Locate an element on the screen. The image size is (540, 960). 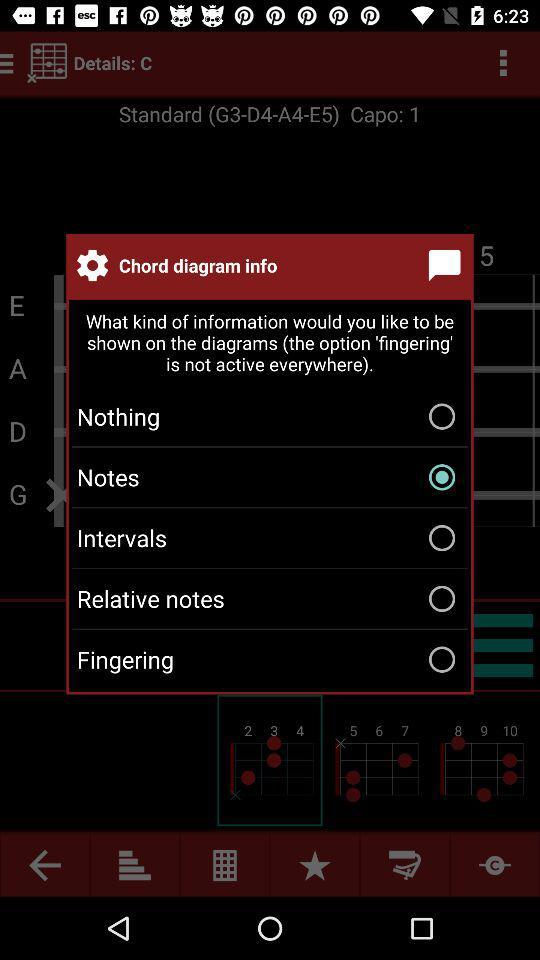
icon above the notes icon is located at coordinates (270, 415).